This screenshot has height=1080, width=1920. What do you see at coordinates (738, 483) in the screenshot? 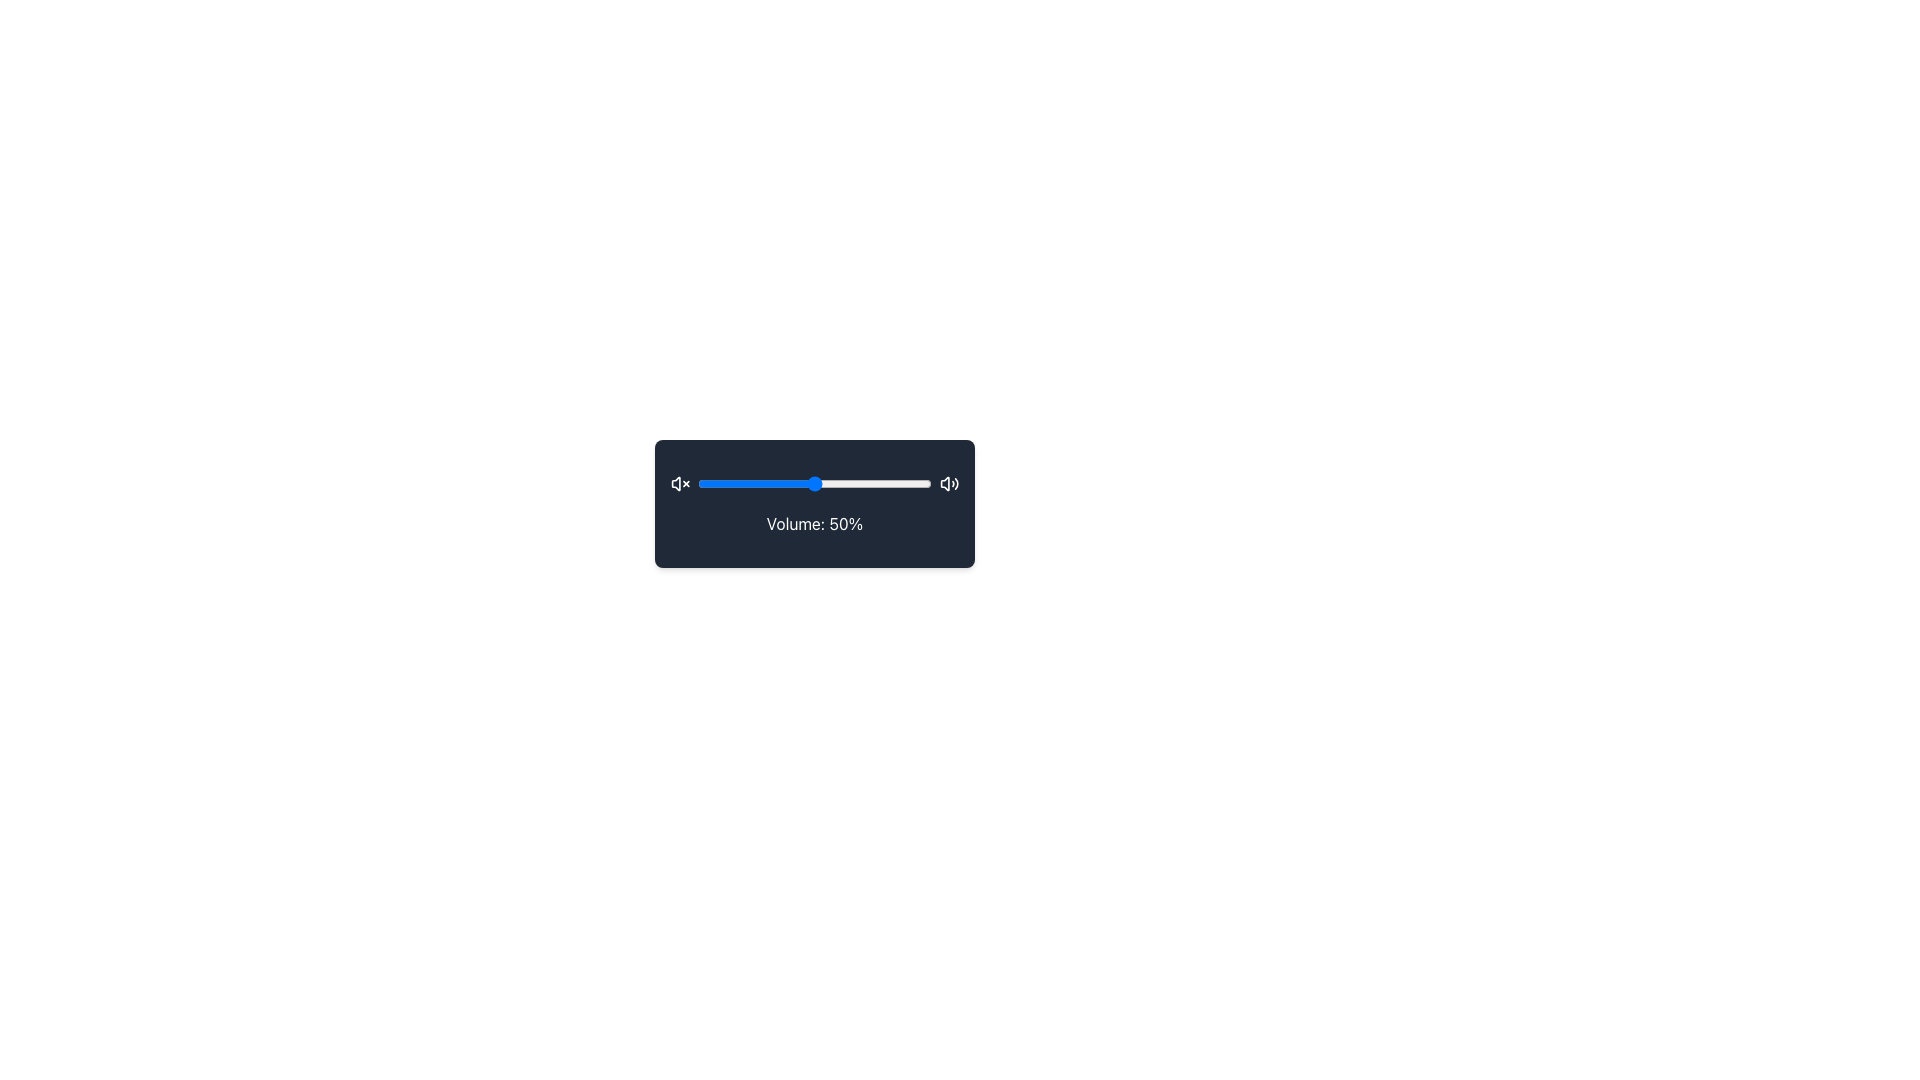
I see `the volume` at bounding box center [738, 483].